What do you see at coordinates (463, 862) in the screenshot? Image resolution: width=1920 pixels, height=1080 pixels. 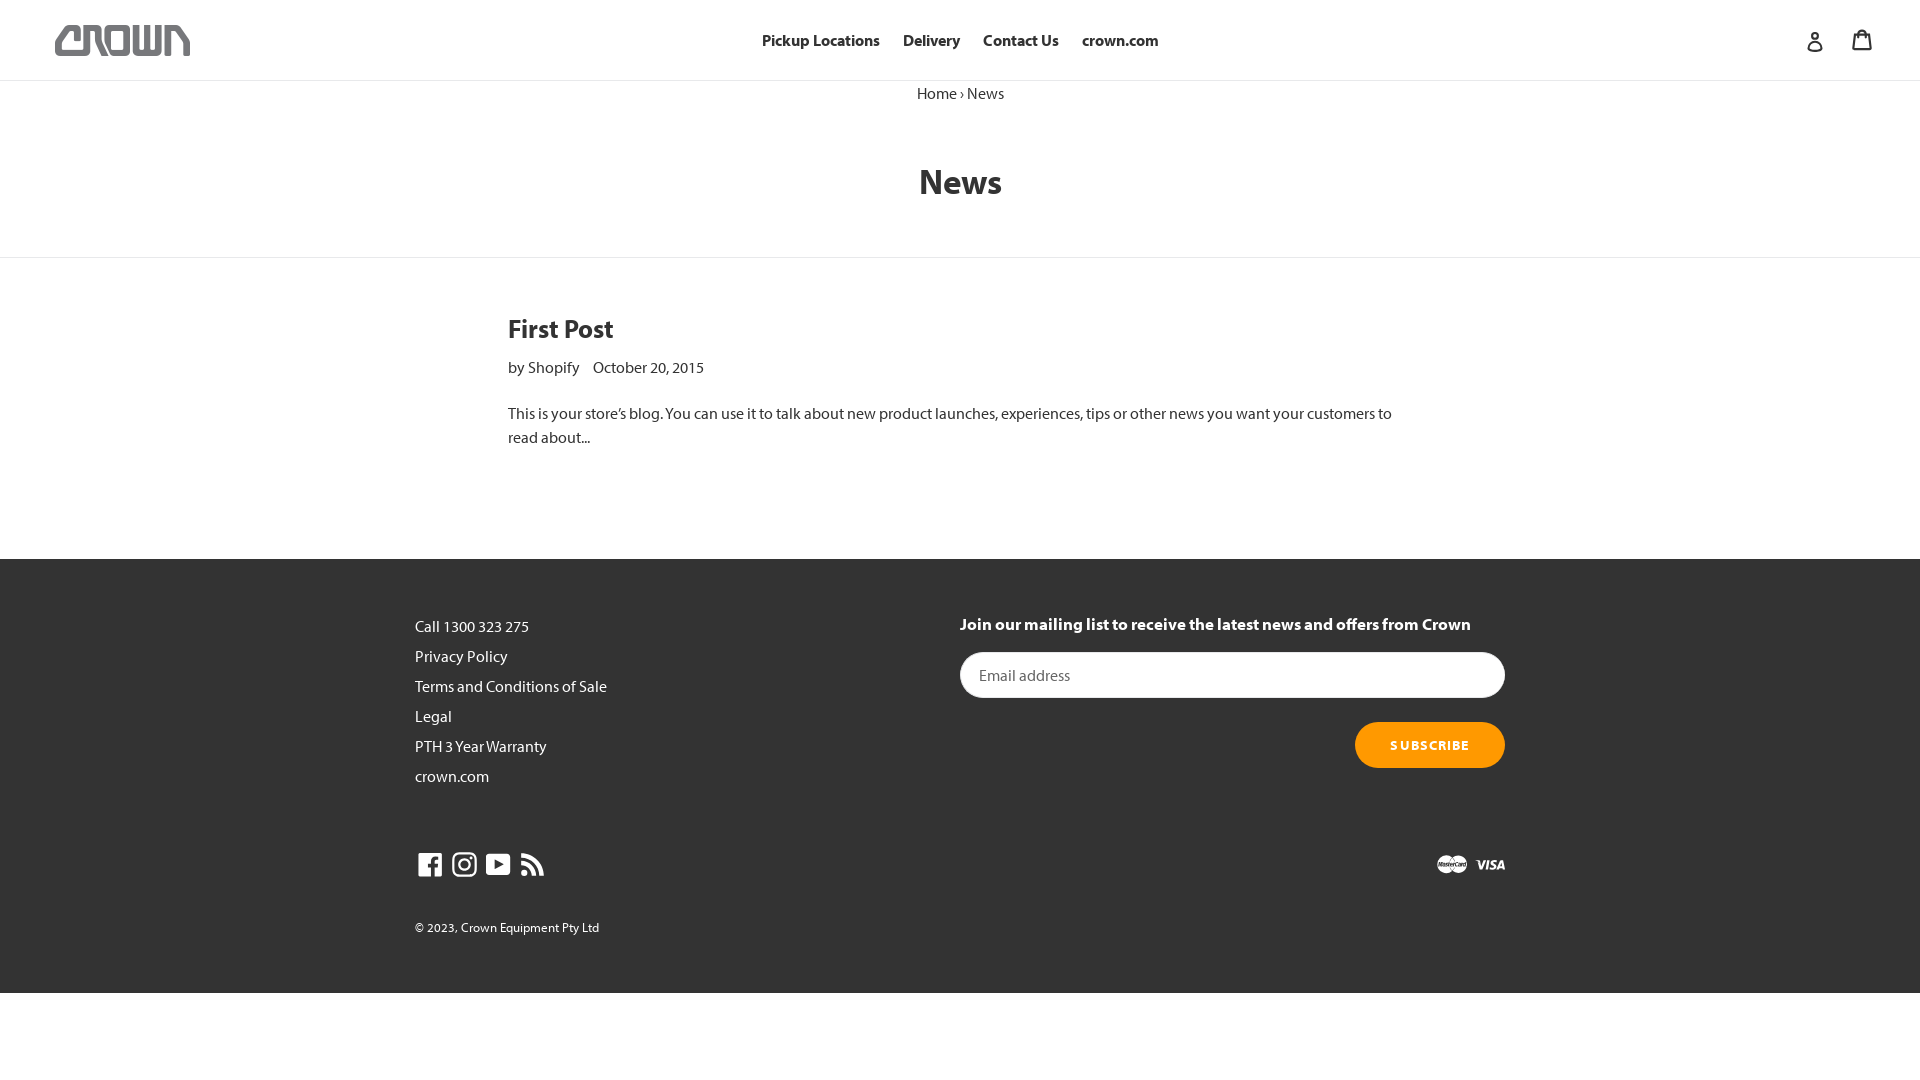 I see `'Instagram'` at bounding box center [463, 862].